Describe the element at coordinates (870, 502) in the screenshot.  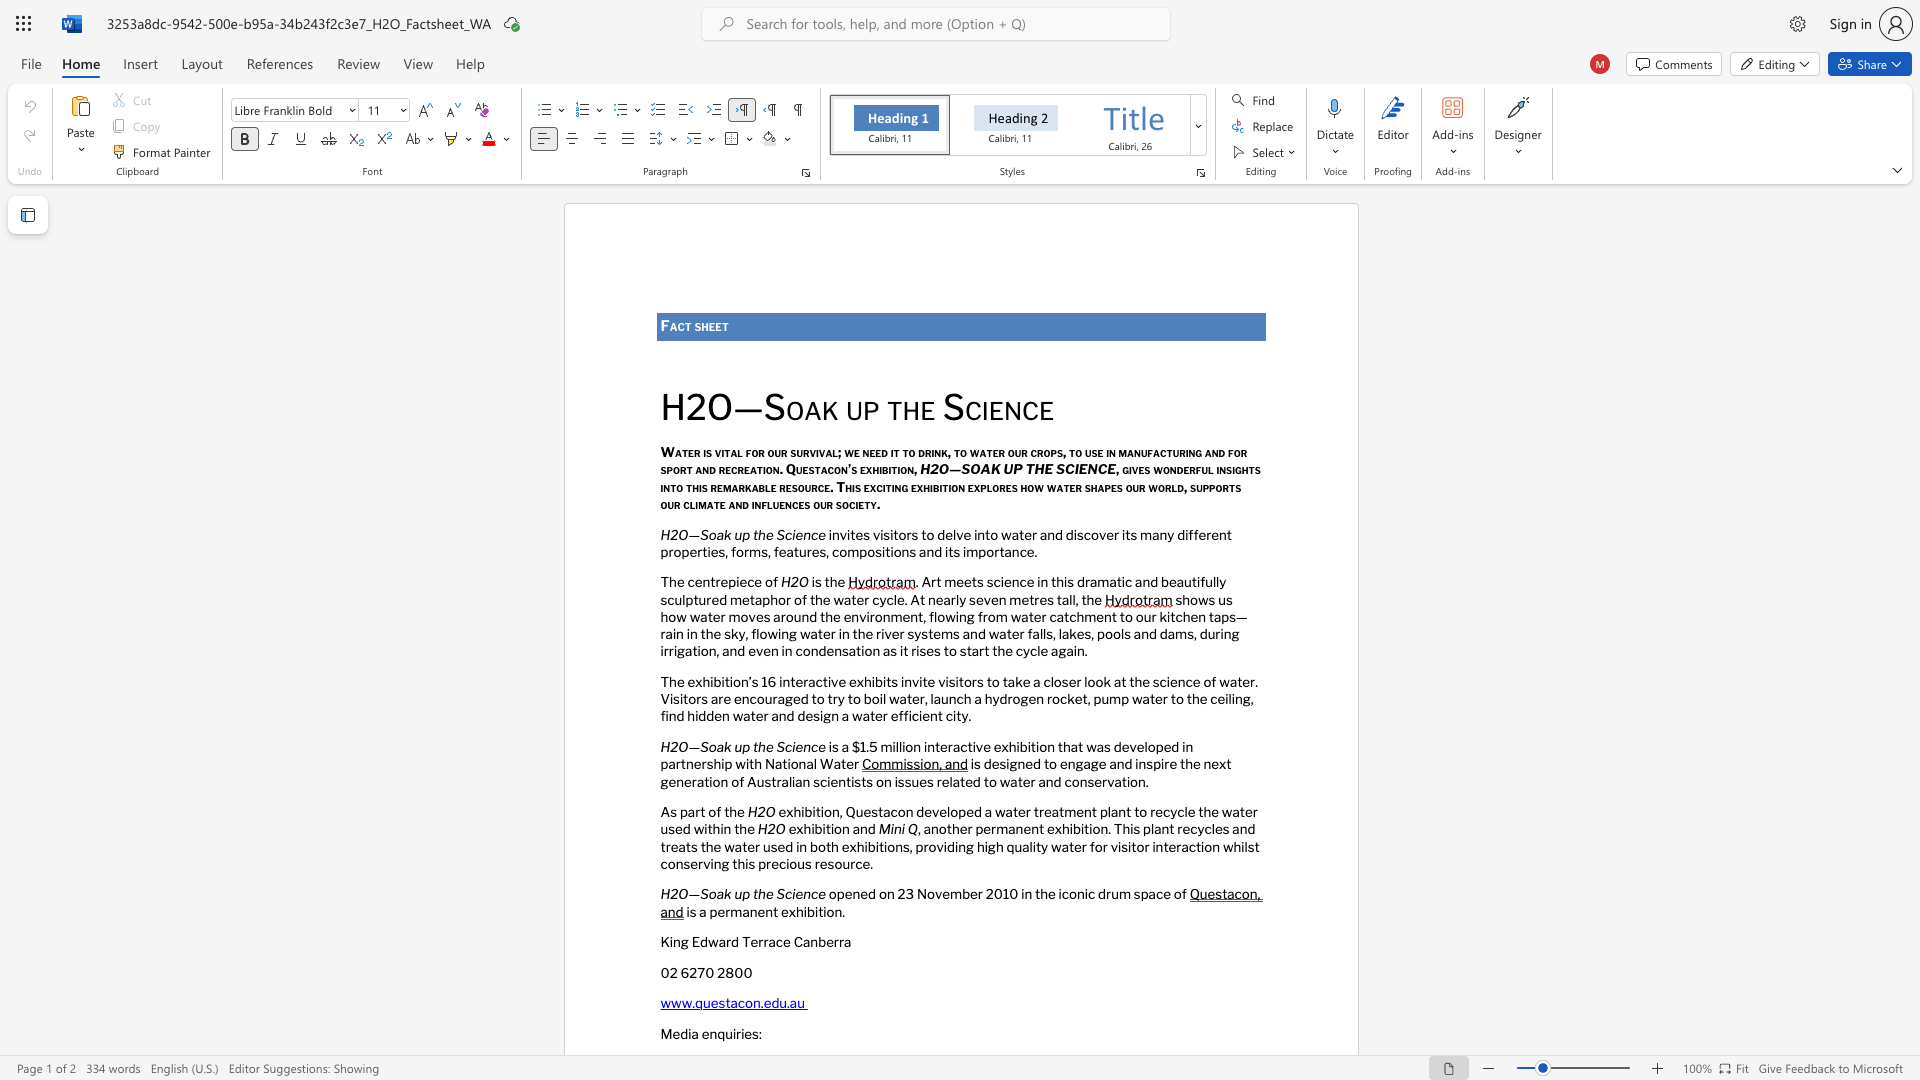
I see `the space between the continuous character "t" and "y" in the text` at that location.